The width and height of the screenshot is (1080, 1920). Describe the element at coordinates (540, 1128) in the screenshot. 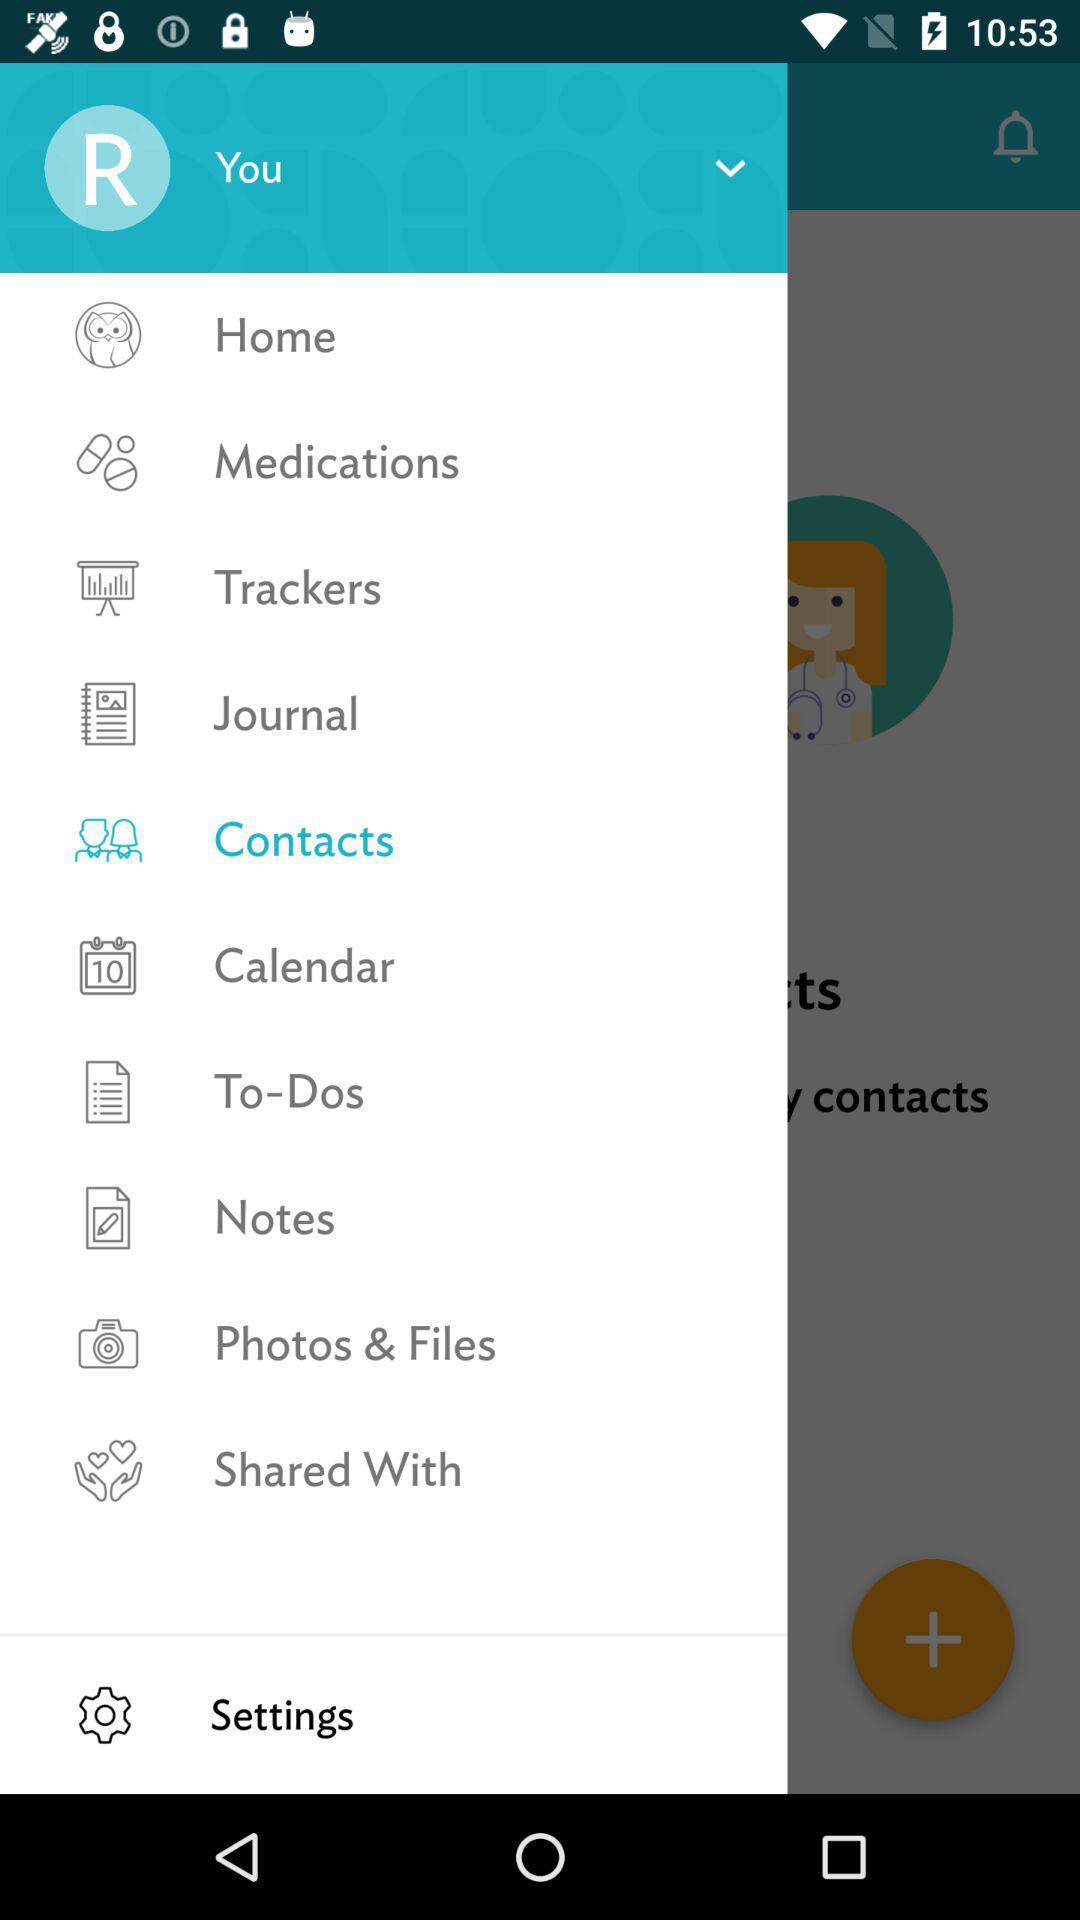

I see `store doctors clinics icon` at that location.